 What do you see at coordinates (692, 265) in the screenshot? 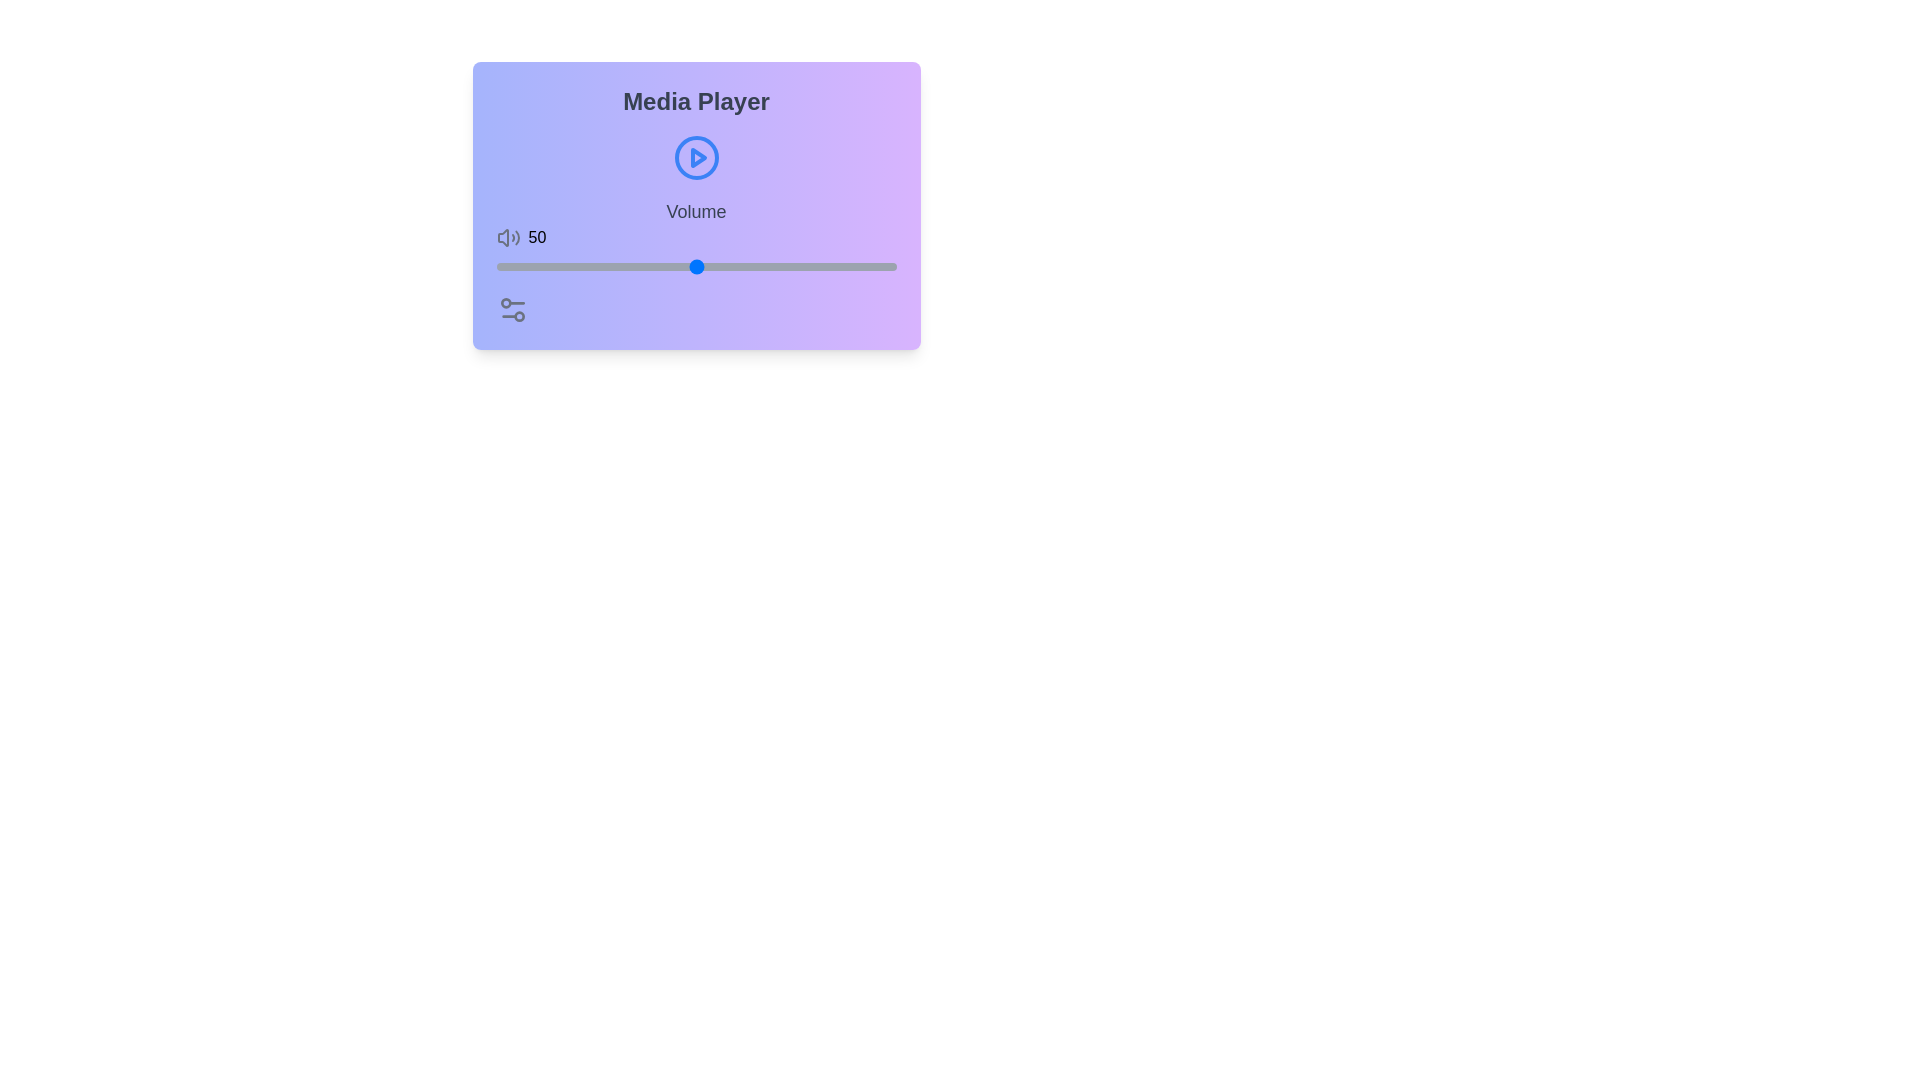
I see `the volume level` at bounding box center [692, 265].